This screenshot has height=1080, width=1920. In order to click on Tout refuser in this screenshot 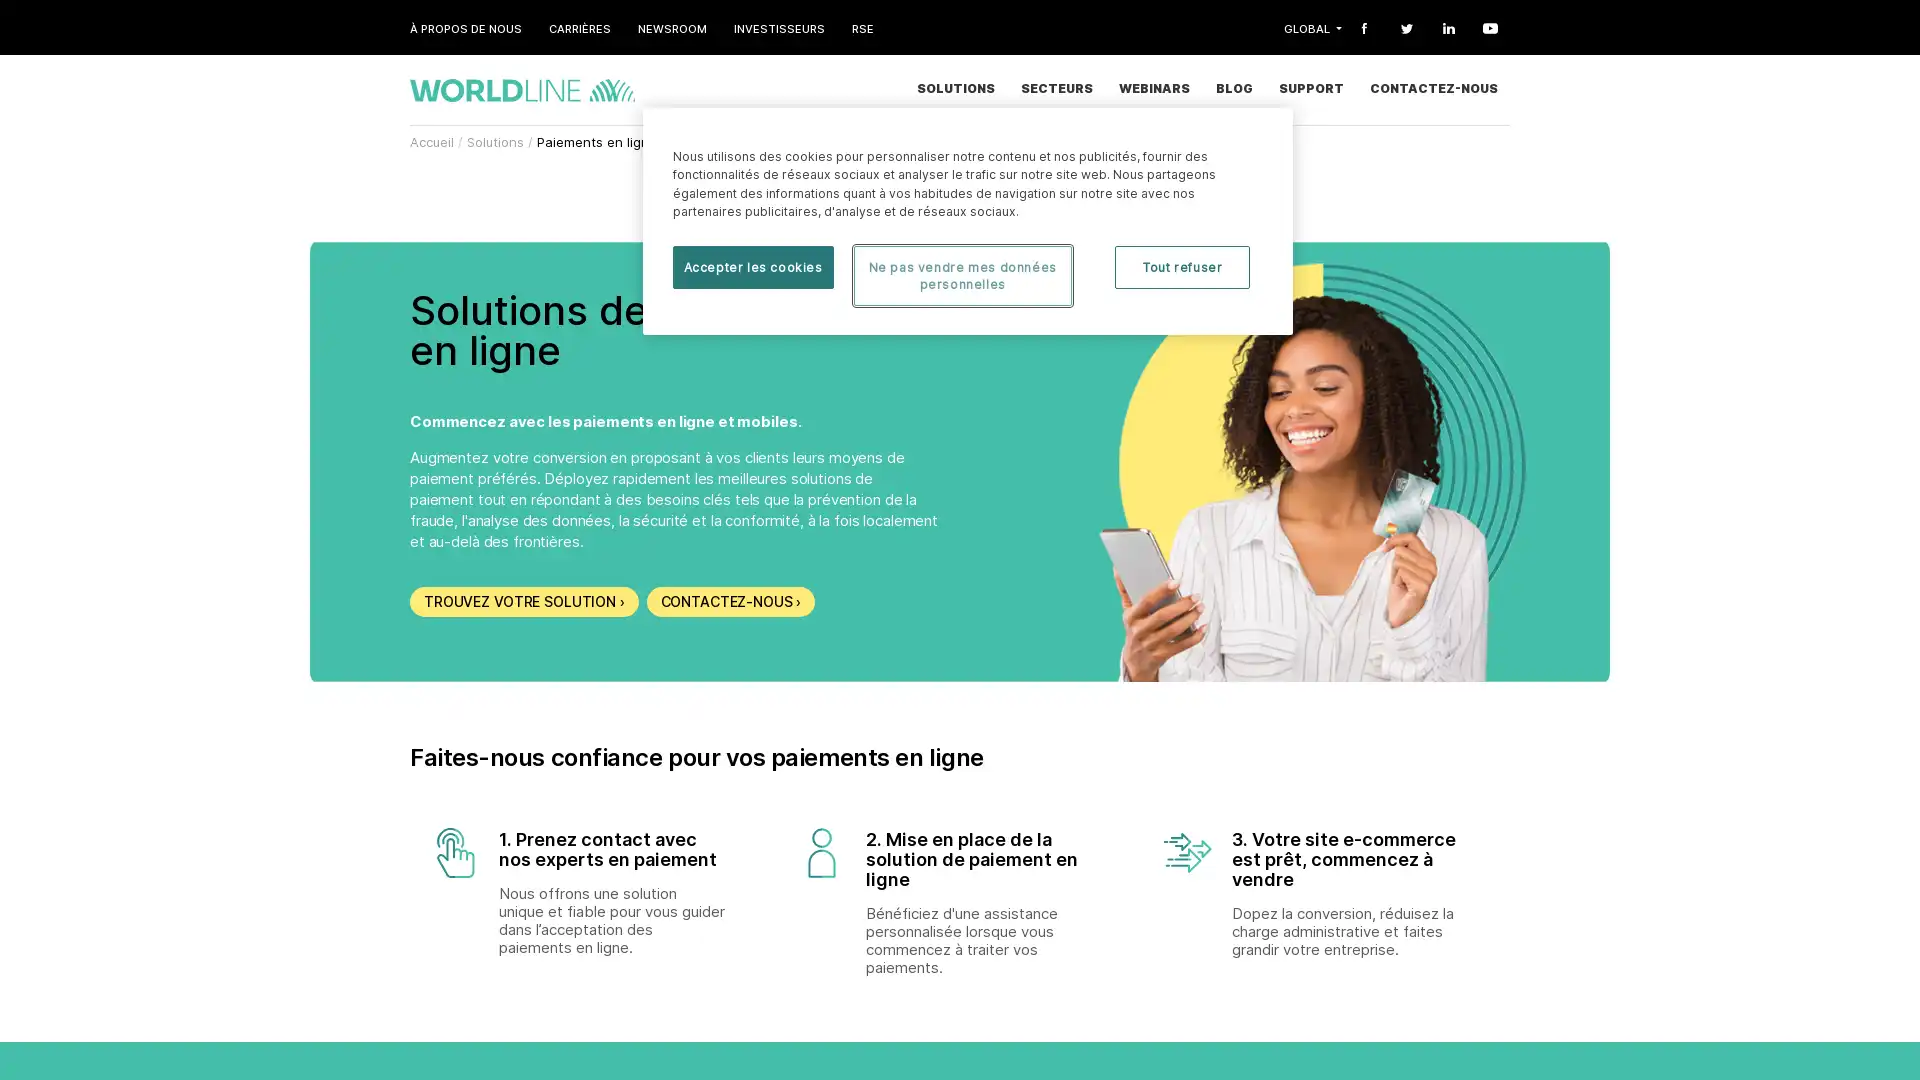, I will do `click(1182, 266)`.